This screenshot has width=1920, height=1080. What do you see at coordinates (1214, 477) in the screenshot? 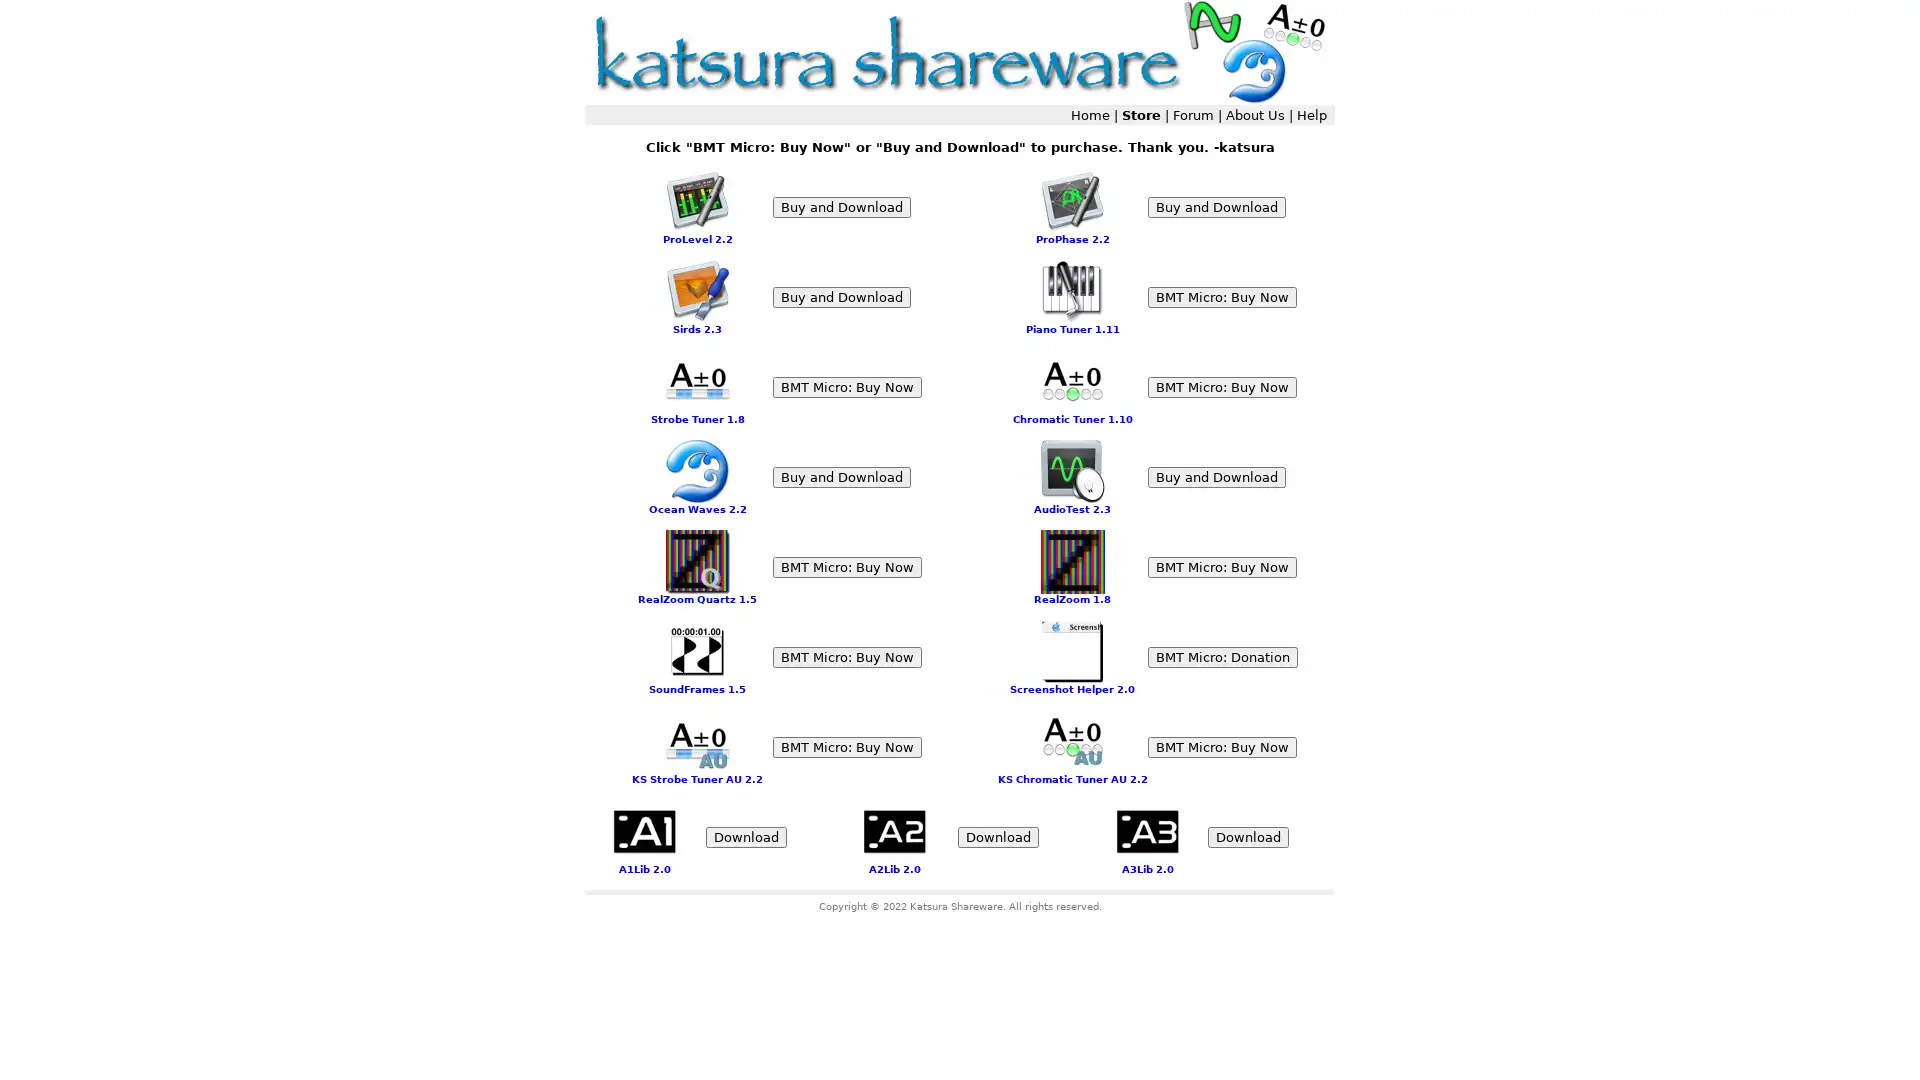
I see `Buy and Download` at bounding box center [1214, 477].